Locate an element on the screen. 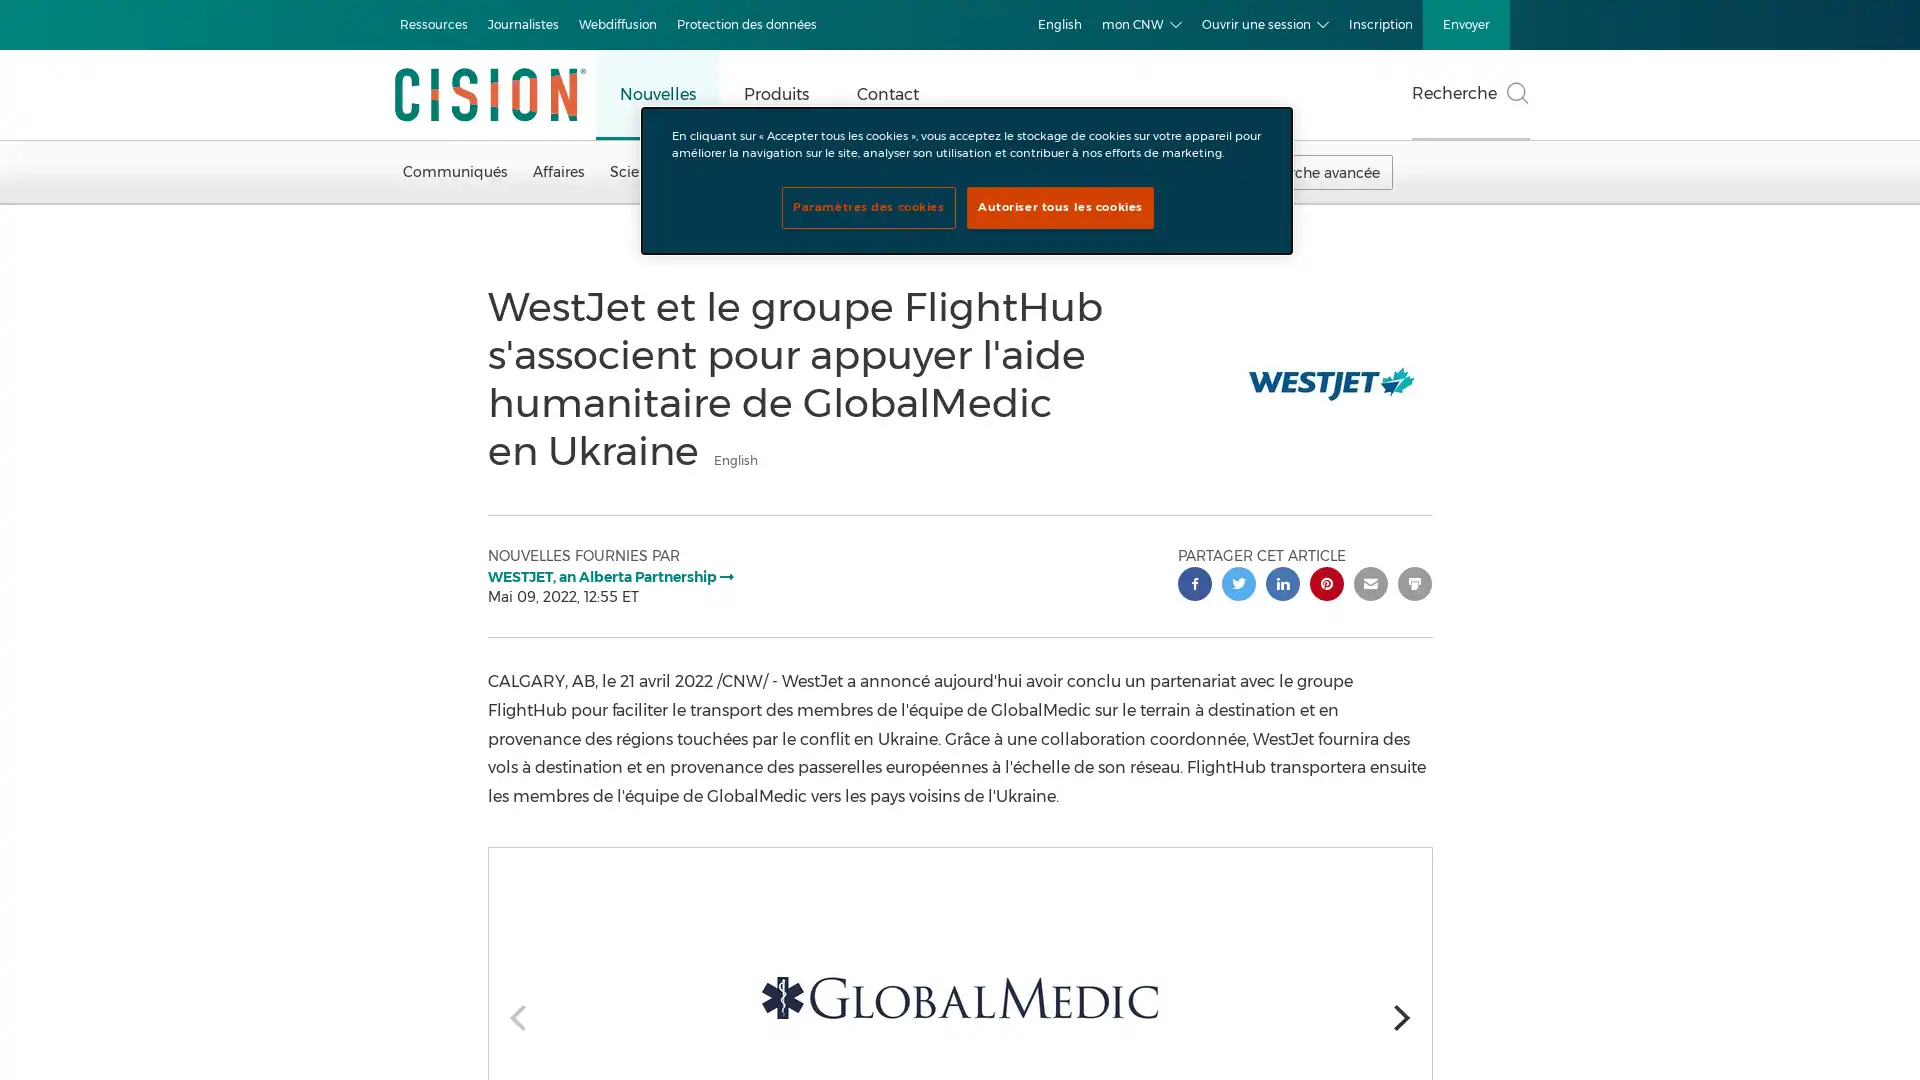  Recherche is located at coordinates (1470, 95).